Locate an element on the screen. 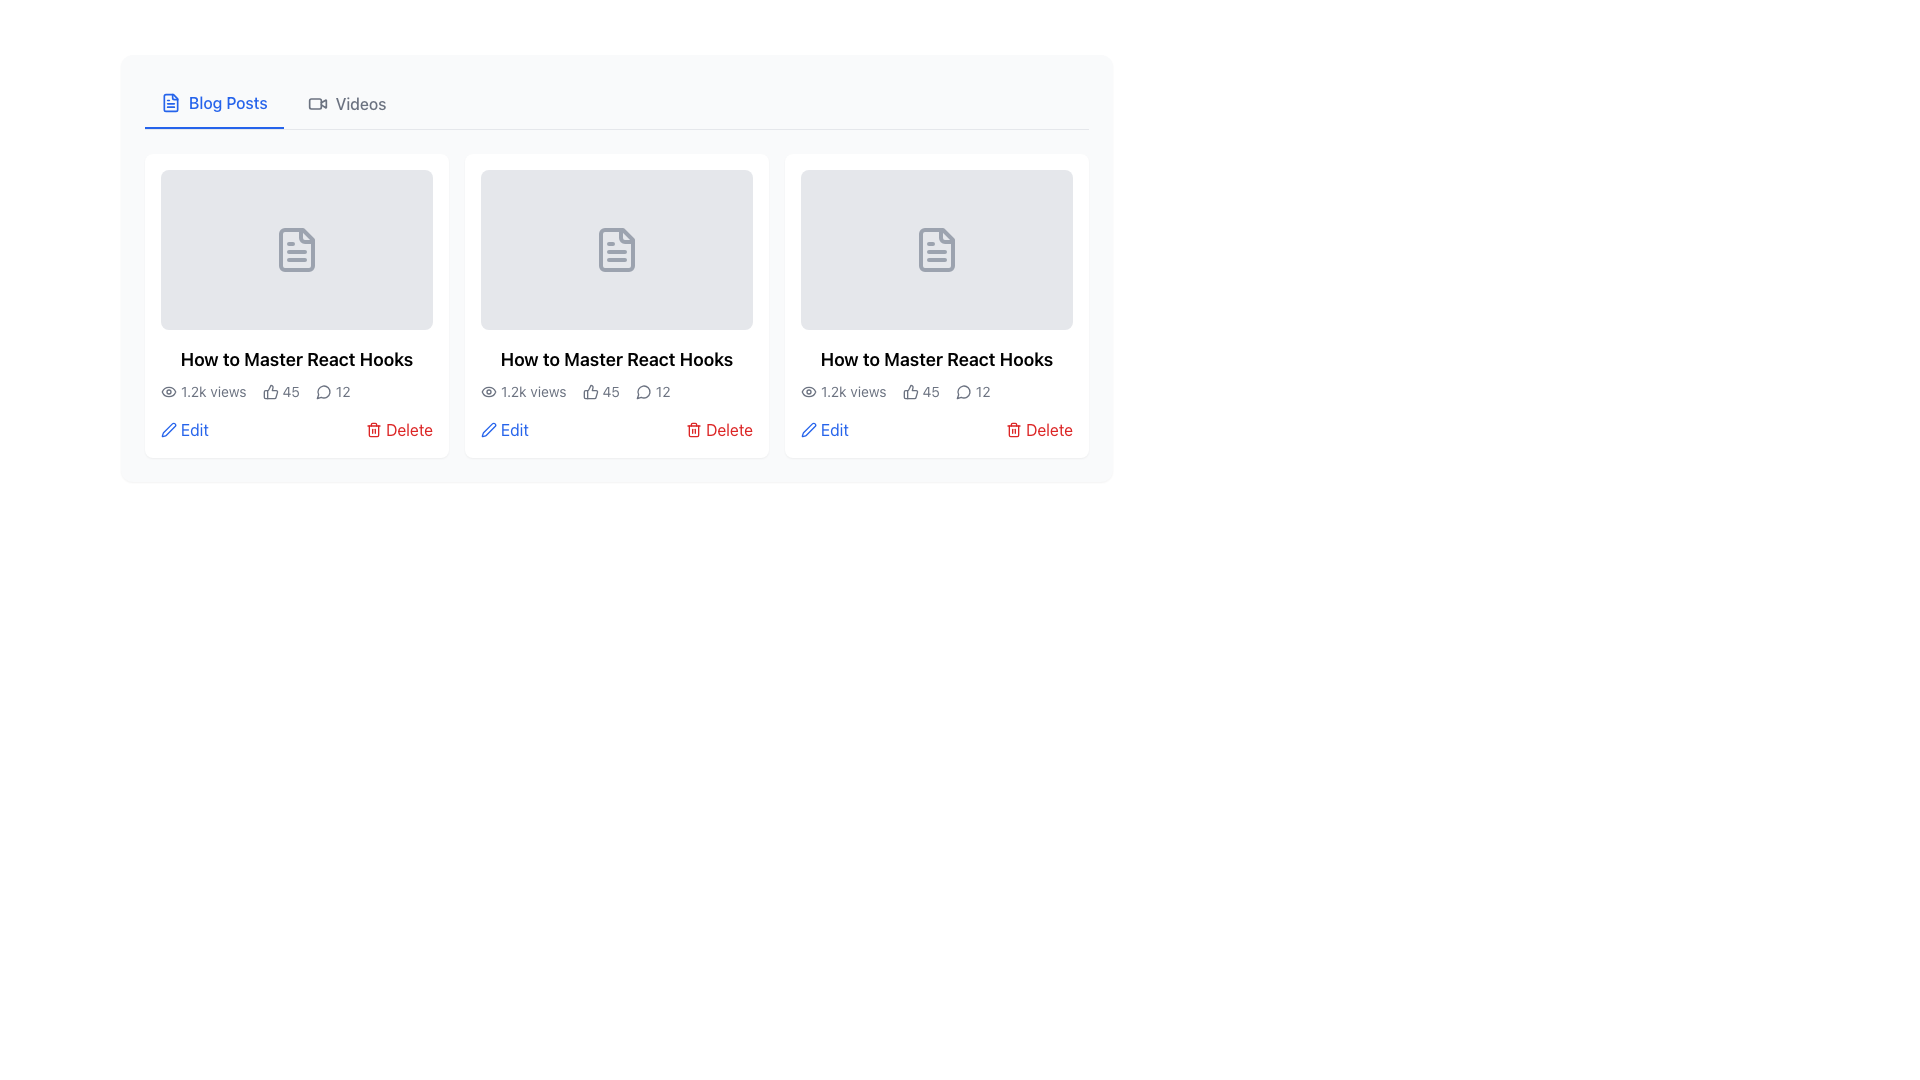 The height and width of the screenshot is (1080, 1920). the second title in the 'Blog Posts' section, which serves as the heading for the blog post is located at coordinates (935, 358).